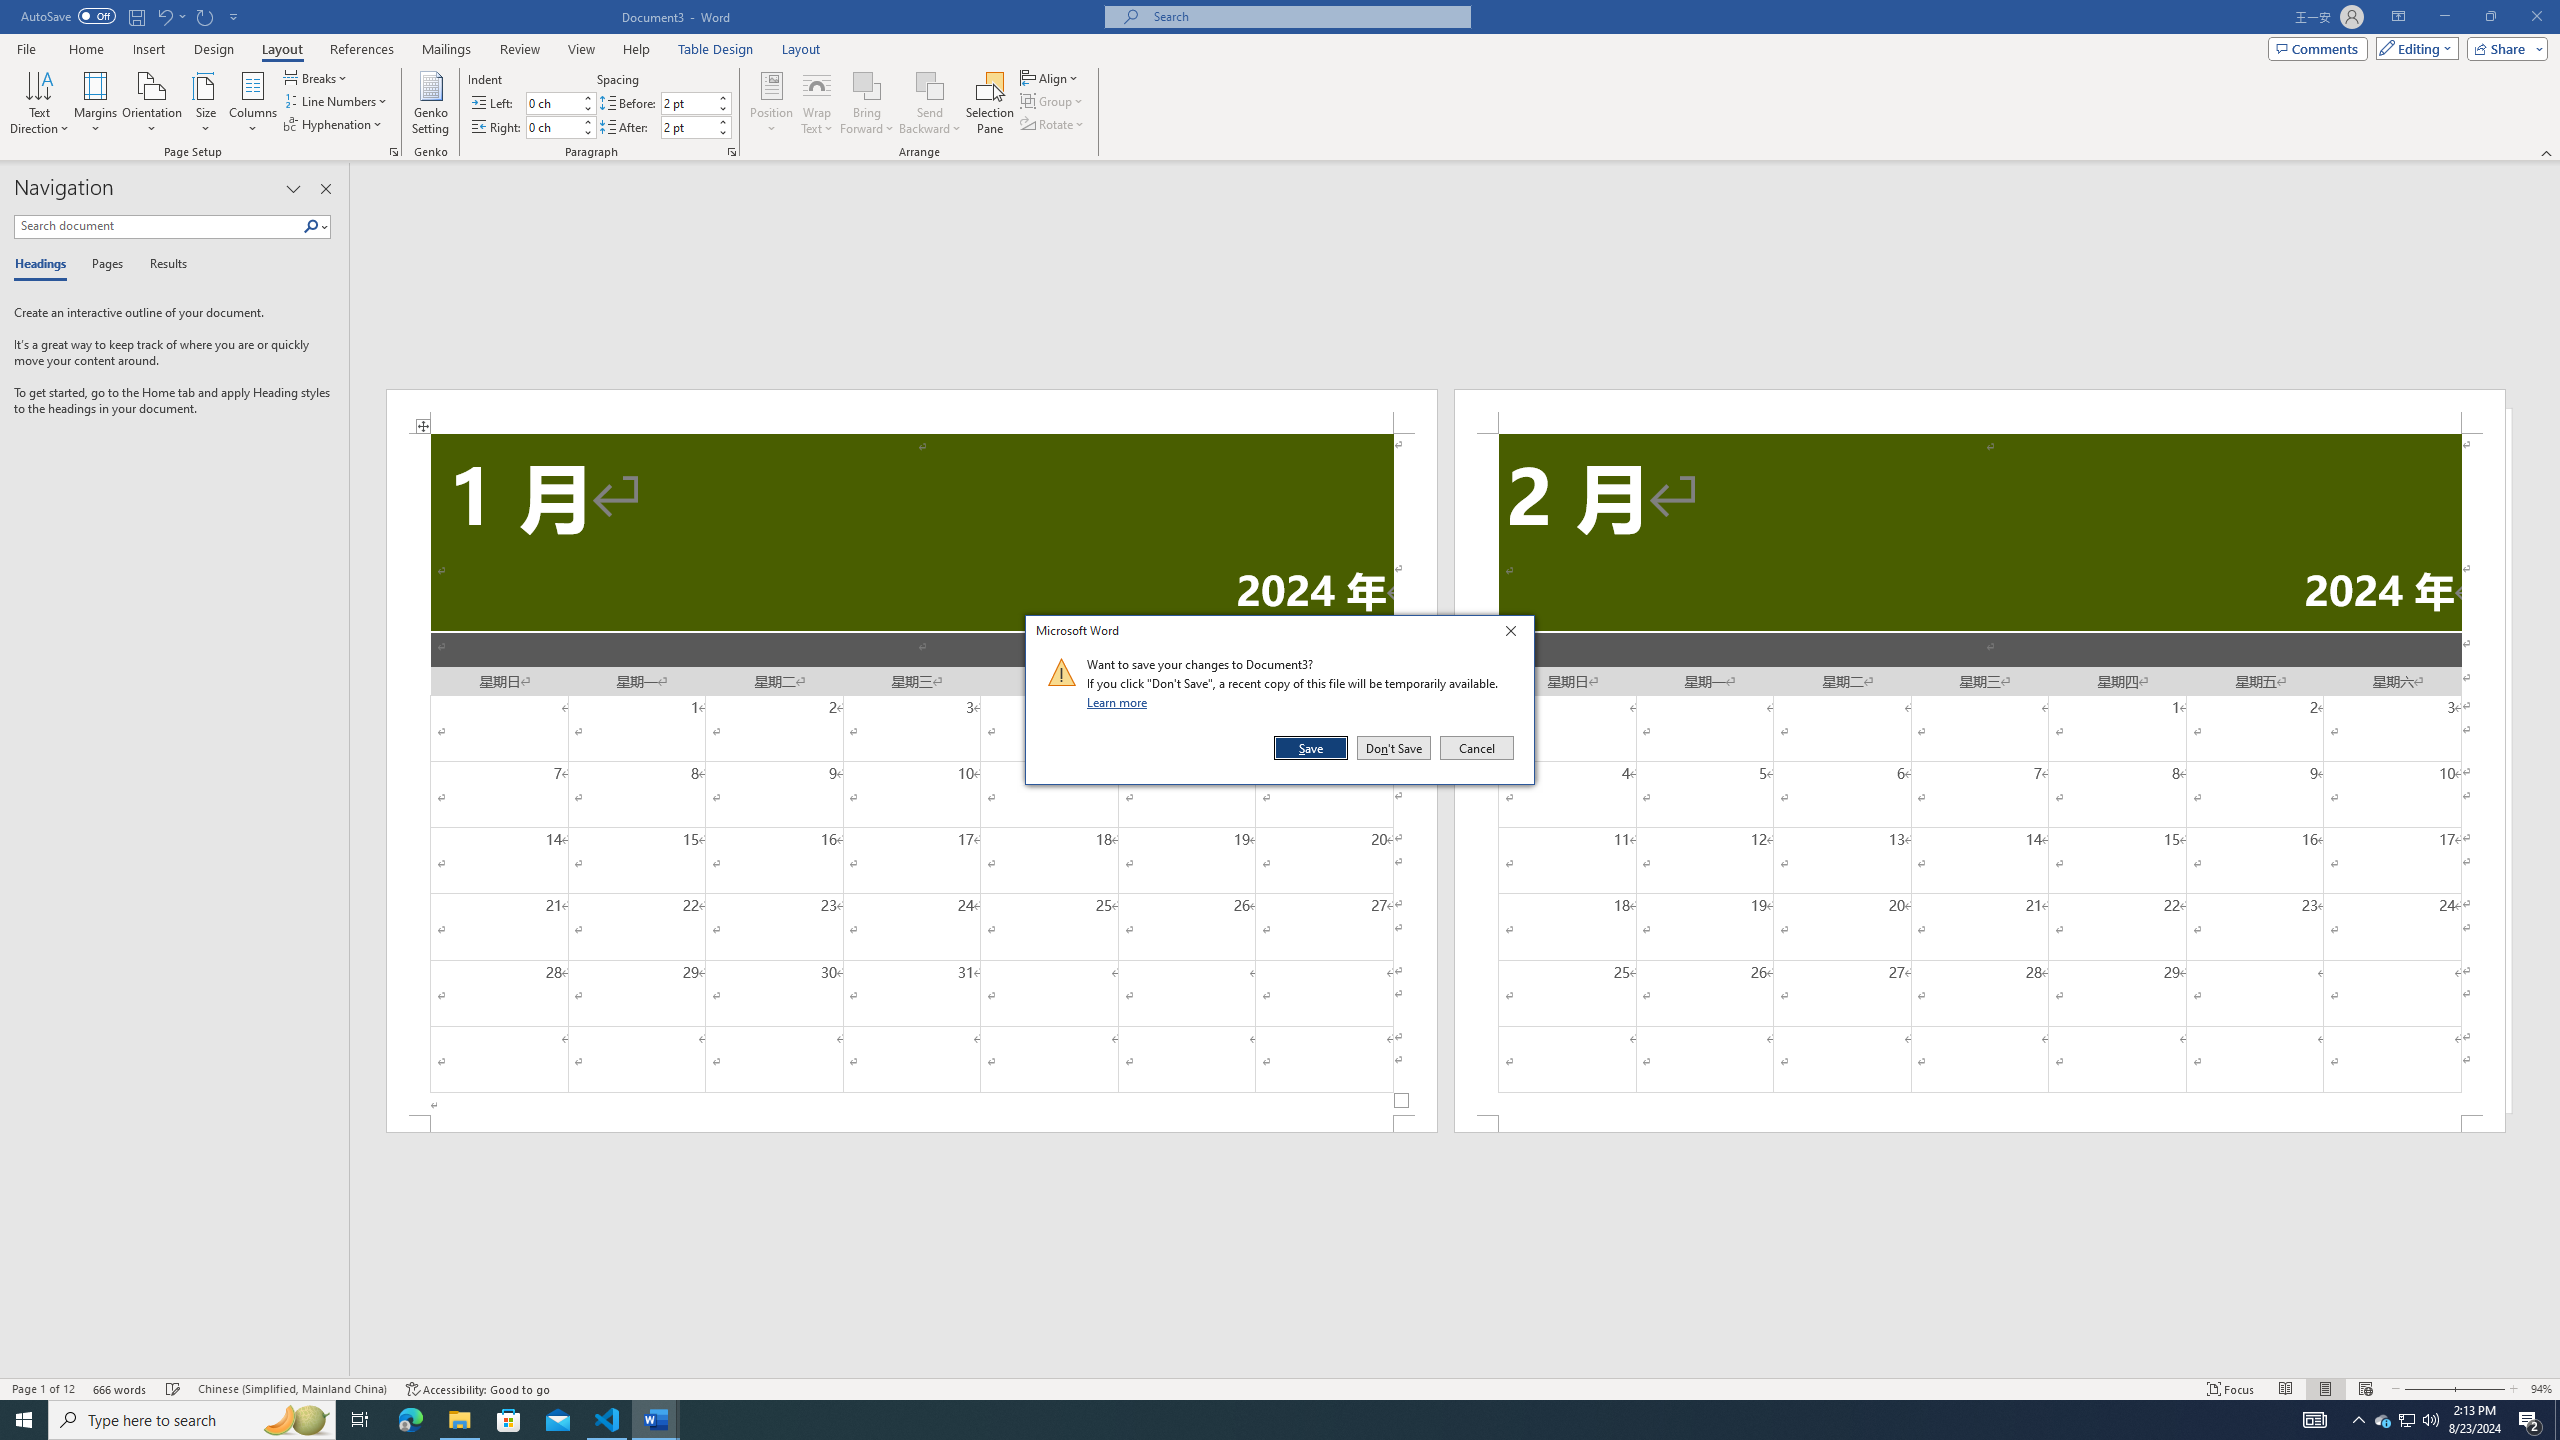  What do you see at coordinates (290, 1389) in the screenshot?
I see `'Language Chinese (Simplified, Mainland China)'` at bounding box center [290, 1389].